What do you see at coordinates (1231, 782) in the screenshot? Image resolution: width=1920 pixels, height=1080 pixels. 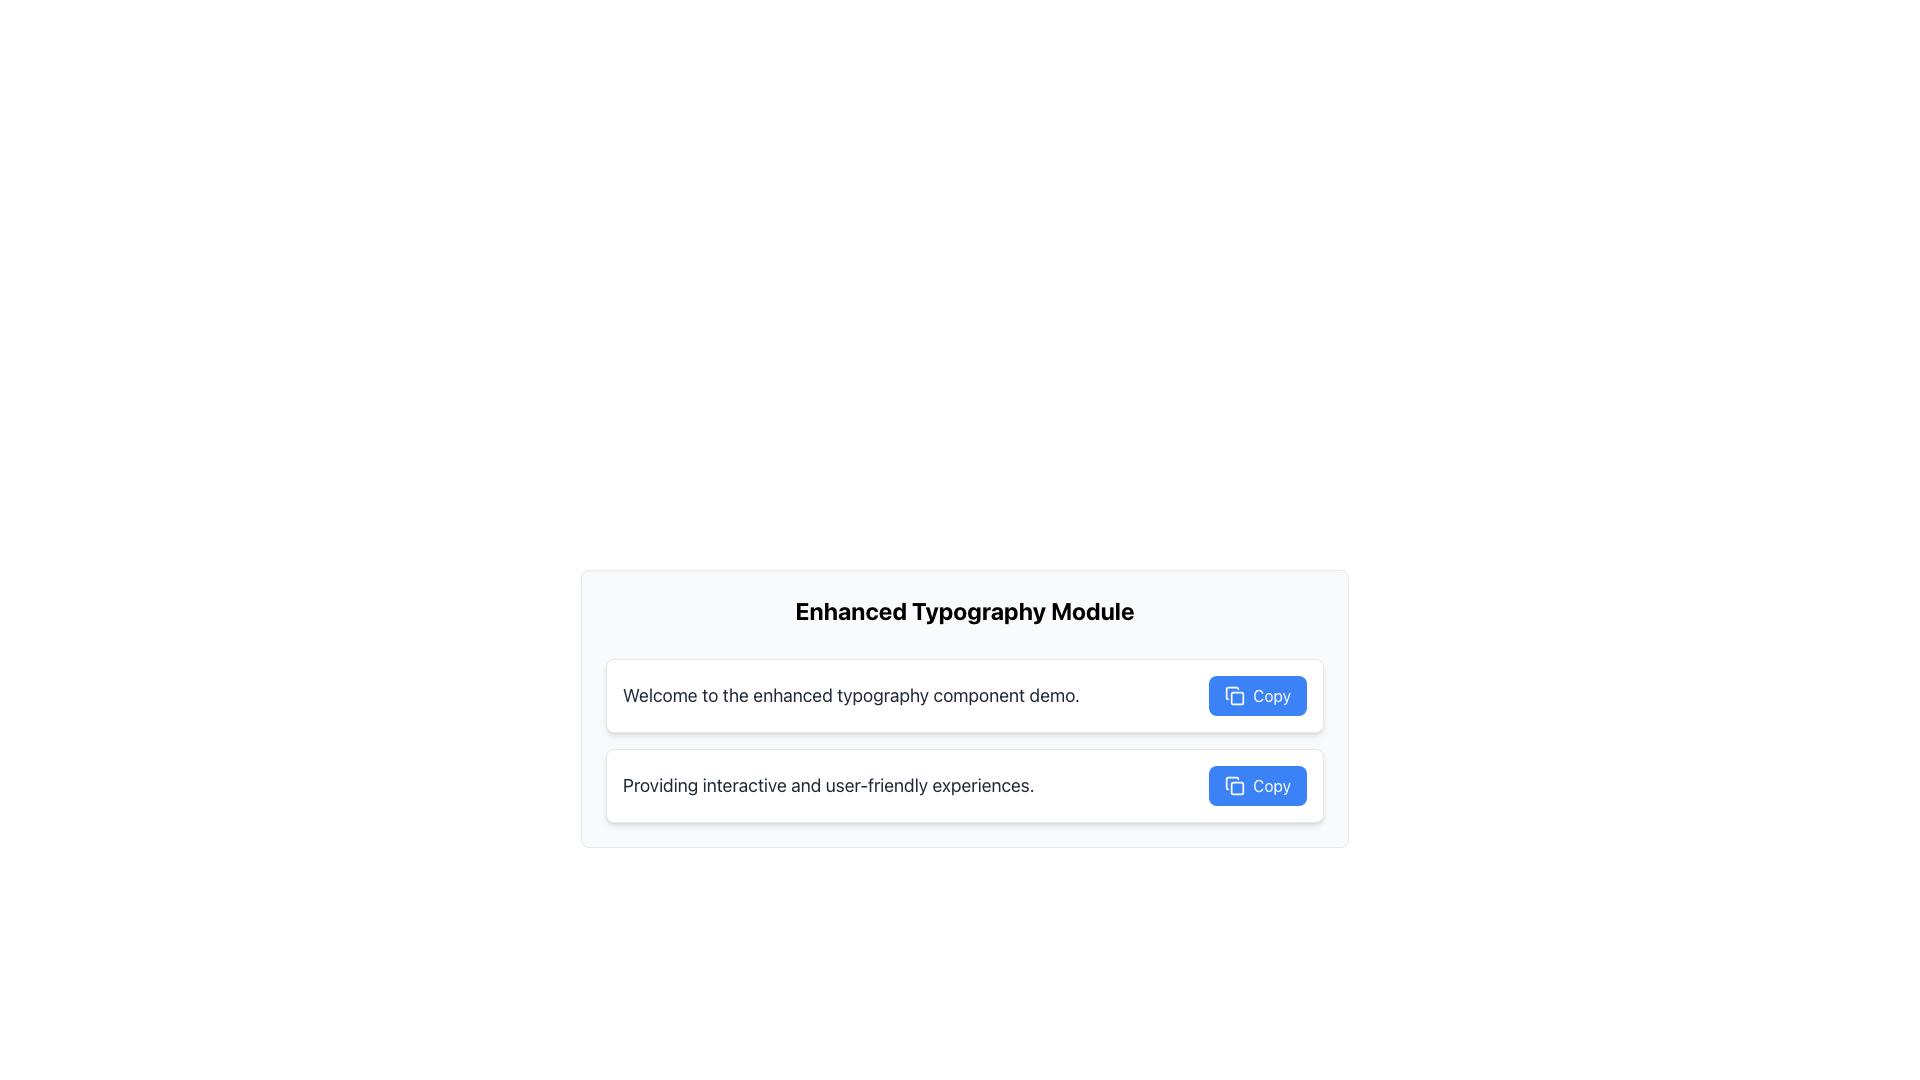 I see `the 'Copy' icon, which resembles a document and is located to the right of the text 'Providing interactive and user-friendly experiences.'` at bounding box center [1231, 782].